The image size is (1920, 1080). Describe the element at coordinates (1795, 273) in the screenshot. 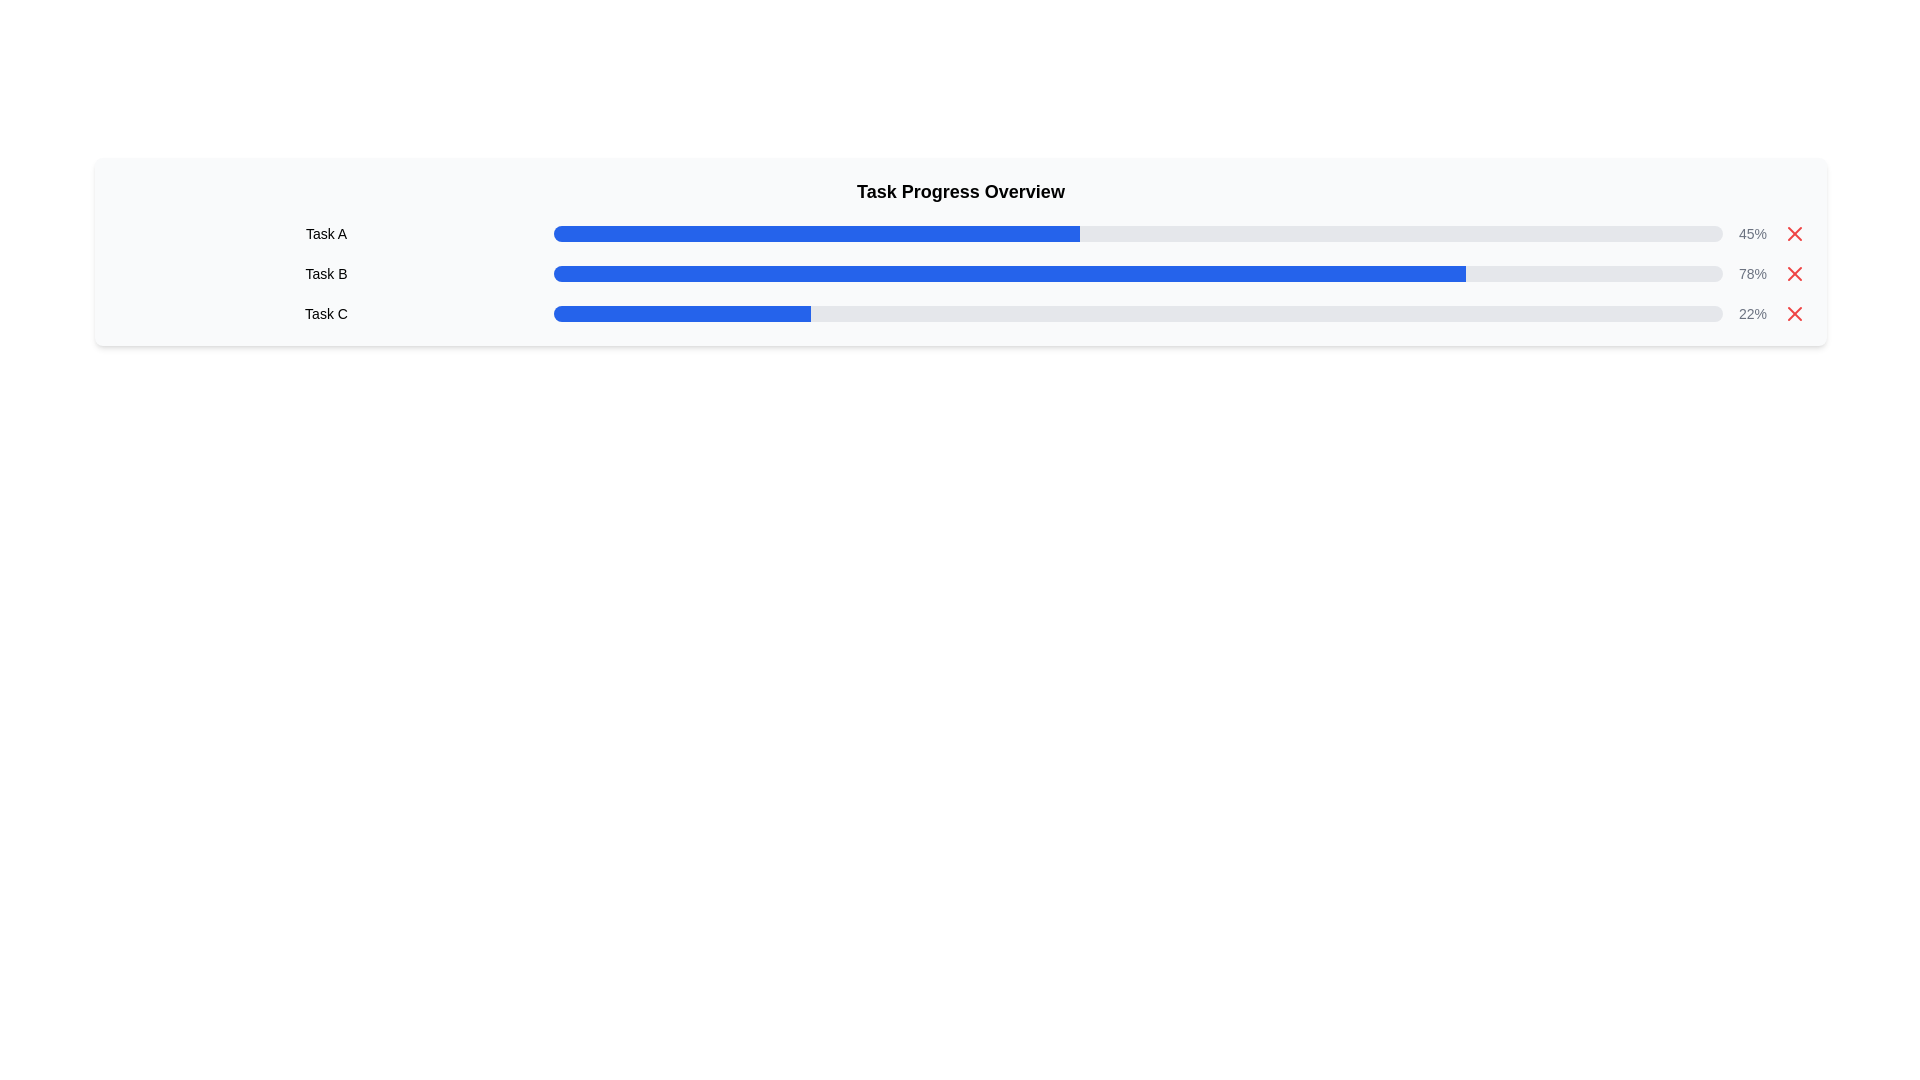

I see `the red 'X' icon (Delete/Cancel Button) located to the far right of the second progress bar, next to the percentage value '78%' and aligned with the task label 'Task B'` at that location.